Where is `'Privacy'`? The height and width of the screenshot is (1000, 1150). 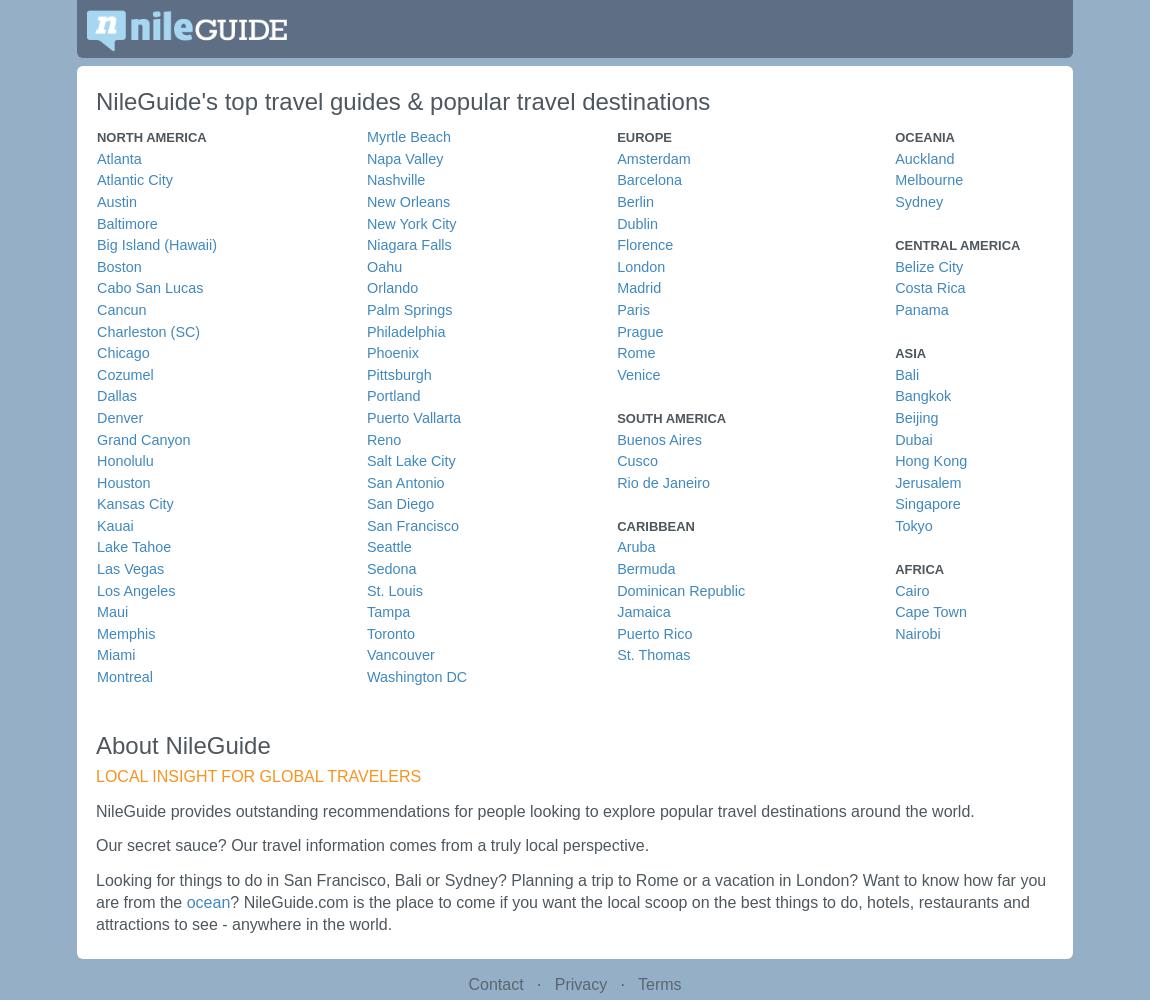
'Privacy' is located at coordinates (553, 982).